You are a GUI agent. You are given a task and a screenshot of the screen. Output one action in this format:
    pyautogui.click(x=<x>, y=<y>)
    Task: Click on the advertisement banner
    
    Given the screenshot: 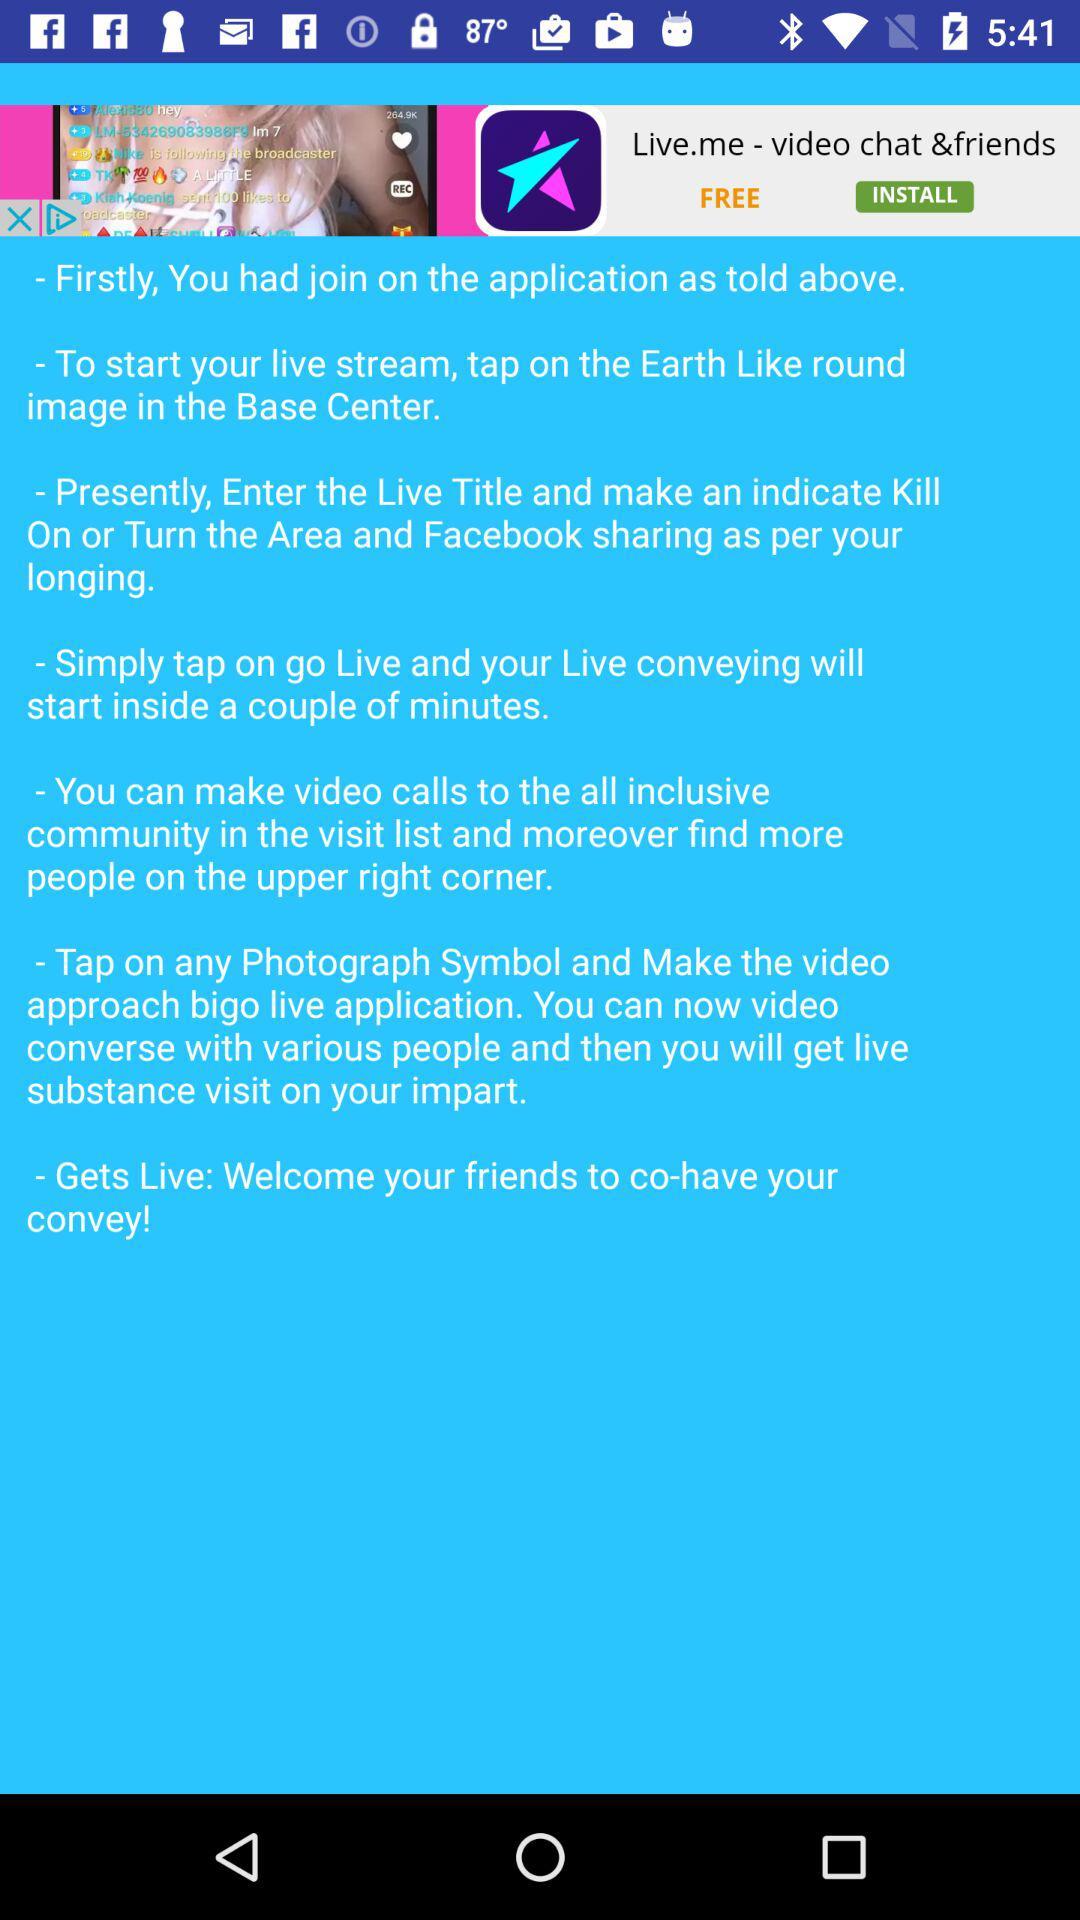 What is the action you would take?
    pyautogui.click(x=540, y=170)
    